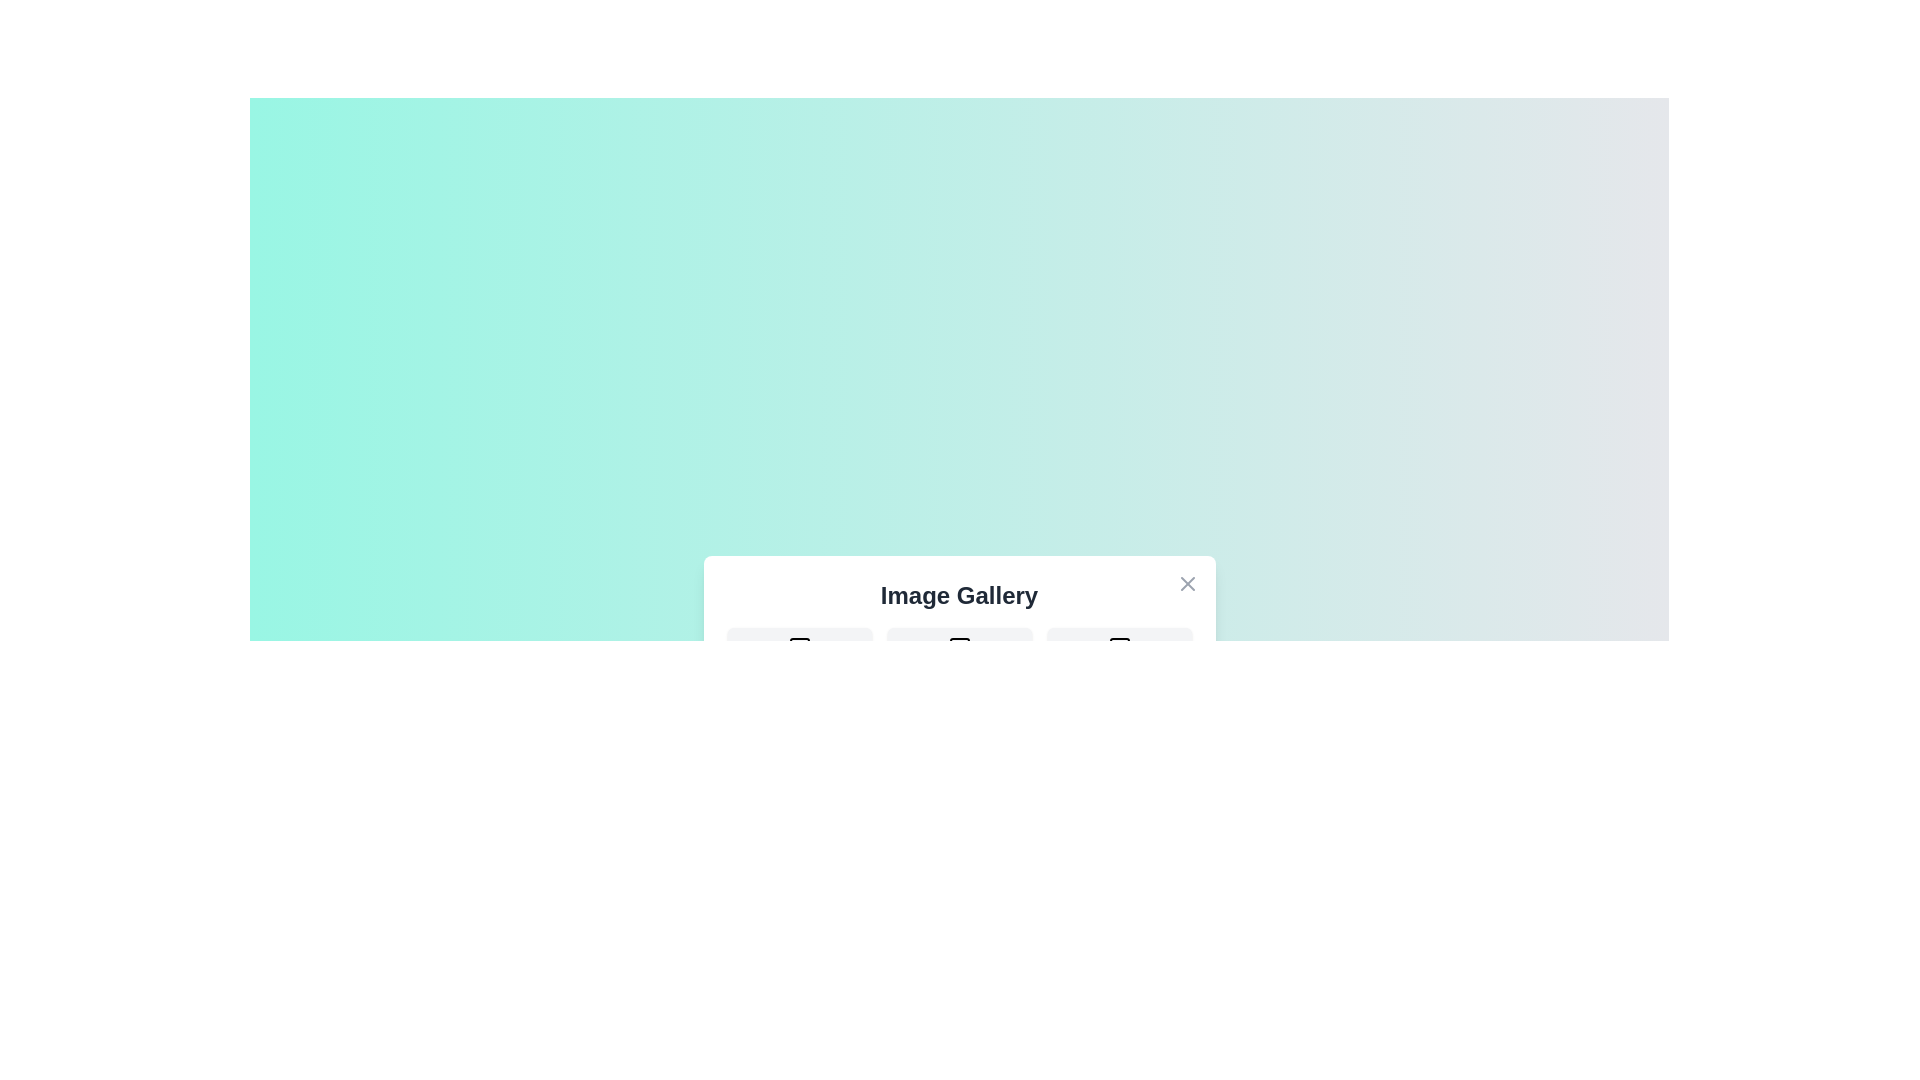  Describe the element at coordinates (1187, 583) in the screenshot. I see `the close button of the dialog to close it` at that location.